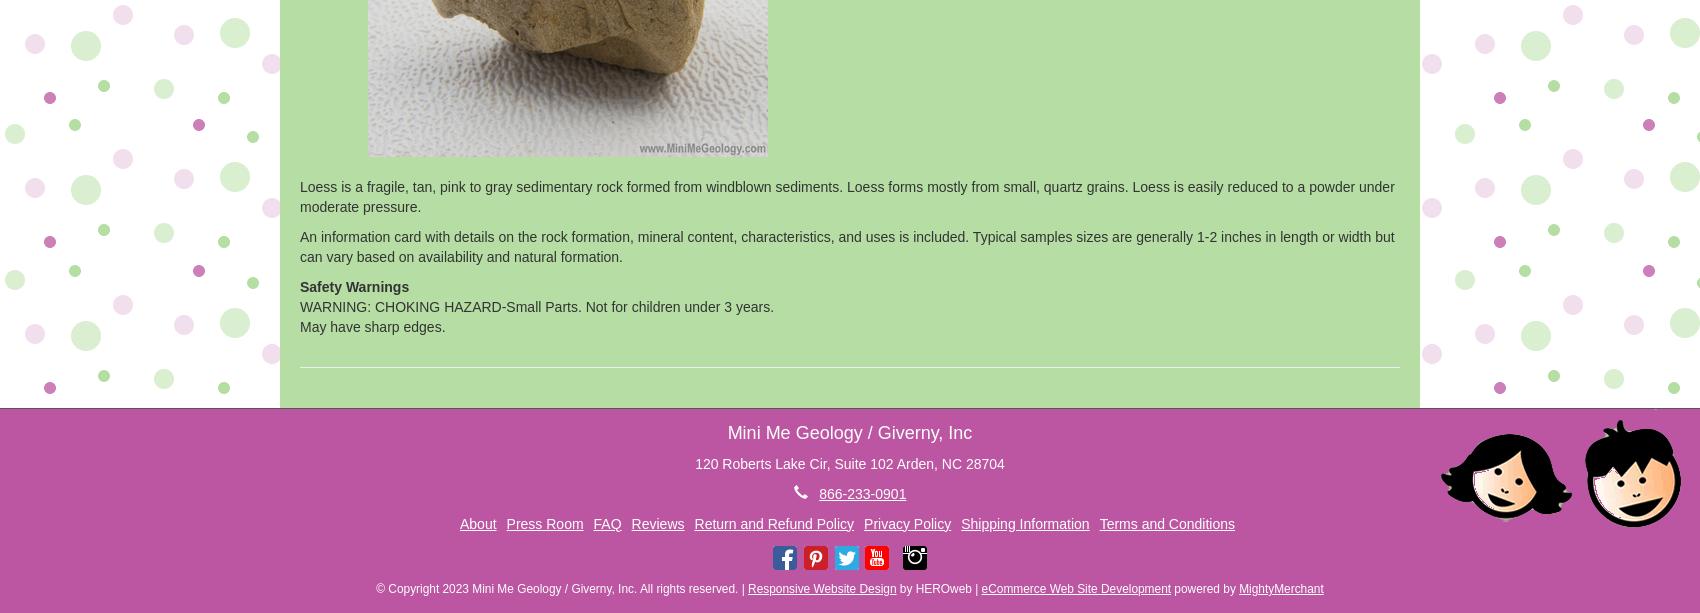  I want to click on 'Loess is a fragile, tan, pink to gray sedimentary rock formed from windblown sediments. Loess forms mostly from small, quartz grains. Loess is easily reduced to a powder under moderate pressure.', so click(845, 194).